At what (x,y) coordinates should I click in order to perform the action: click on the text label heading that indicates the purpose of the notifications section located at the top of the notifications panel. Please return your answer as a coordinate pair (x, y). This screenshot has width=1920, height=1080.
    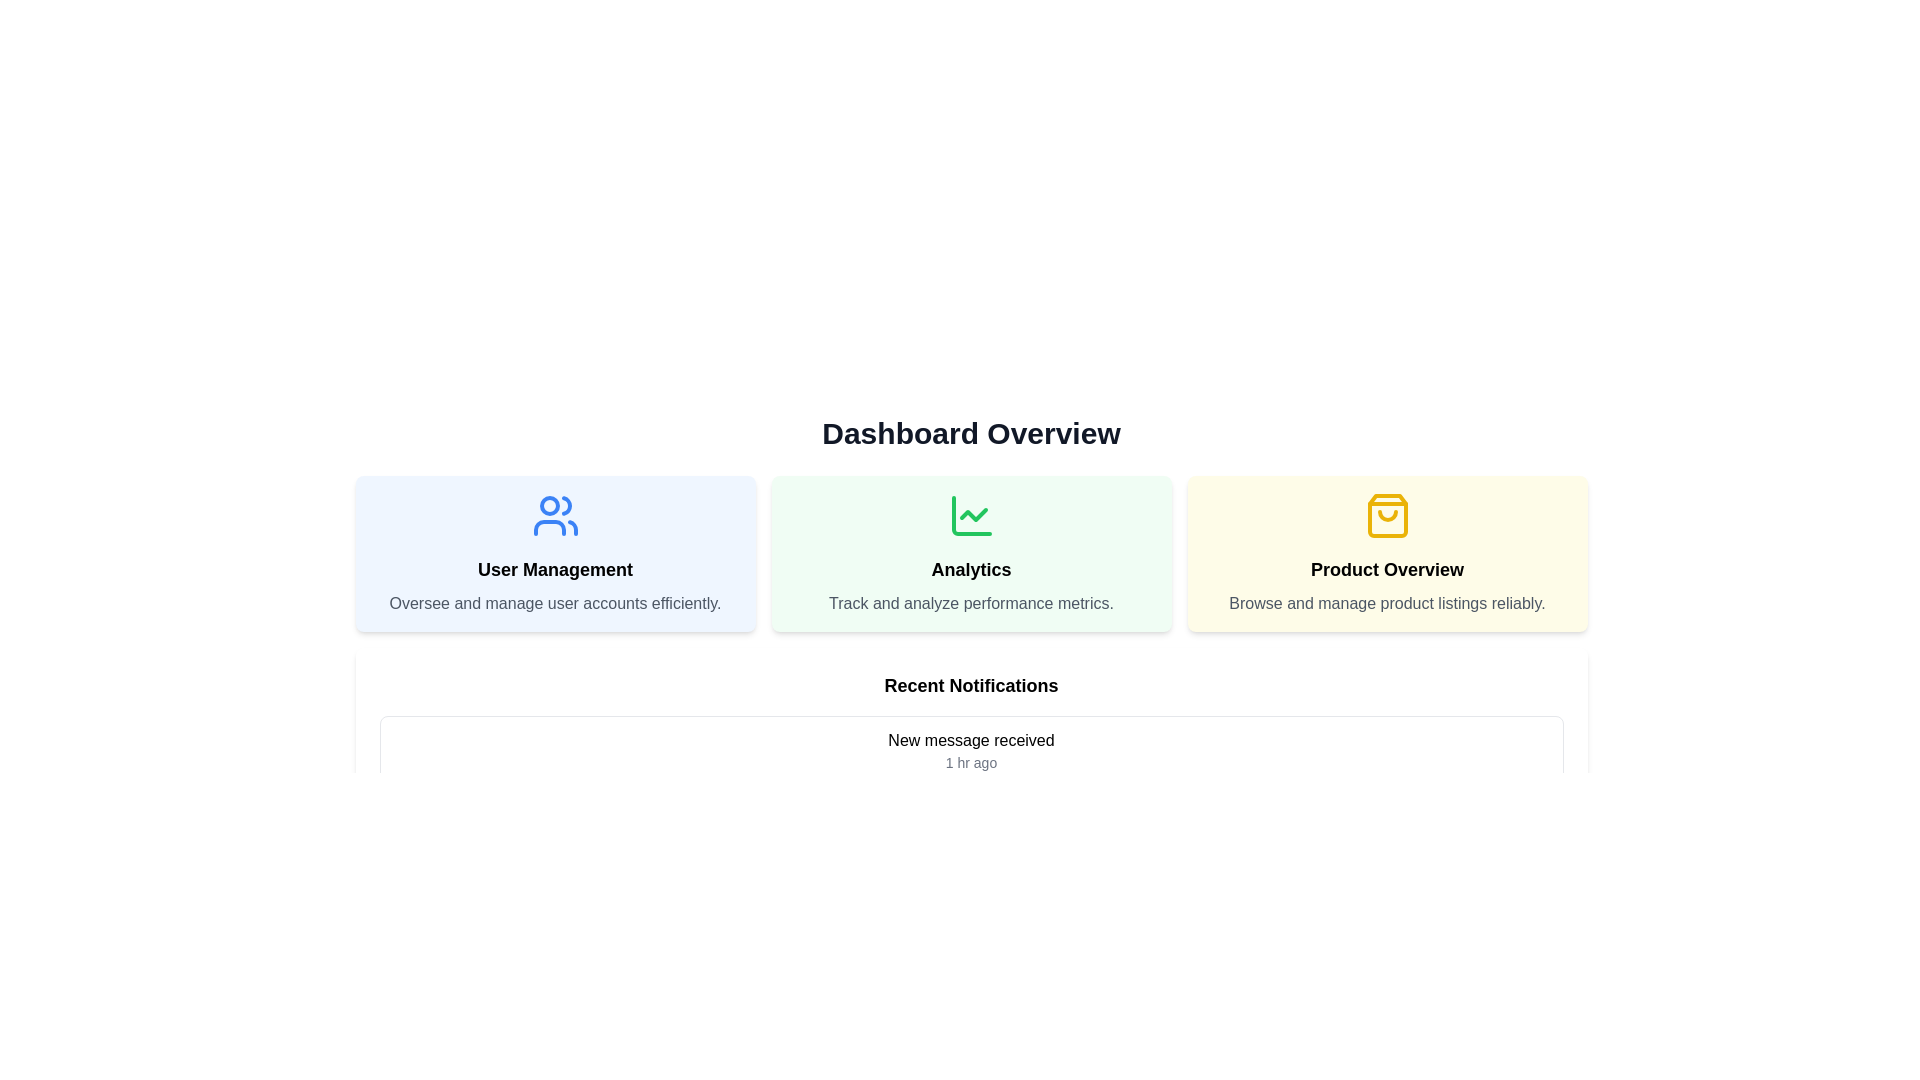
    Looking at the image, I should click on (971, 685).